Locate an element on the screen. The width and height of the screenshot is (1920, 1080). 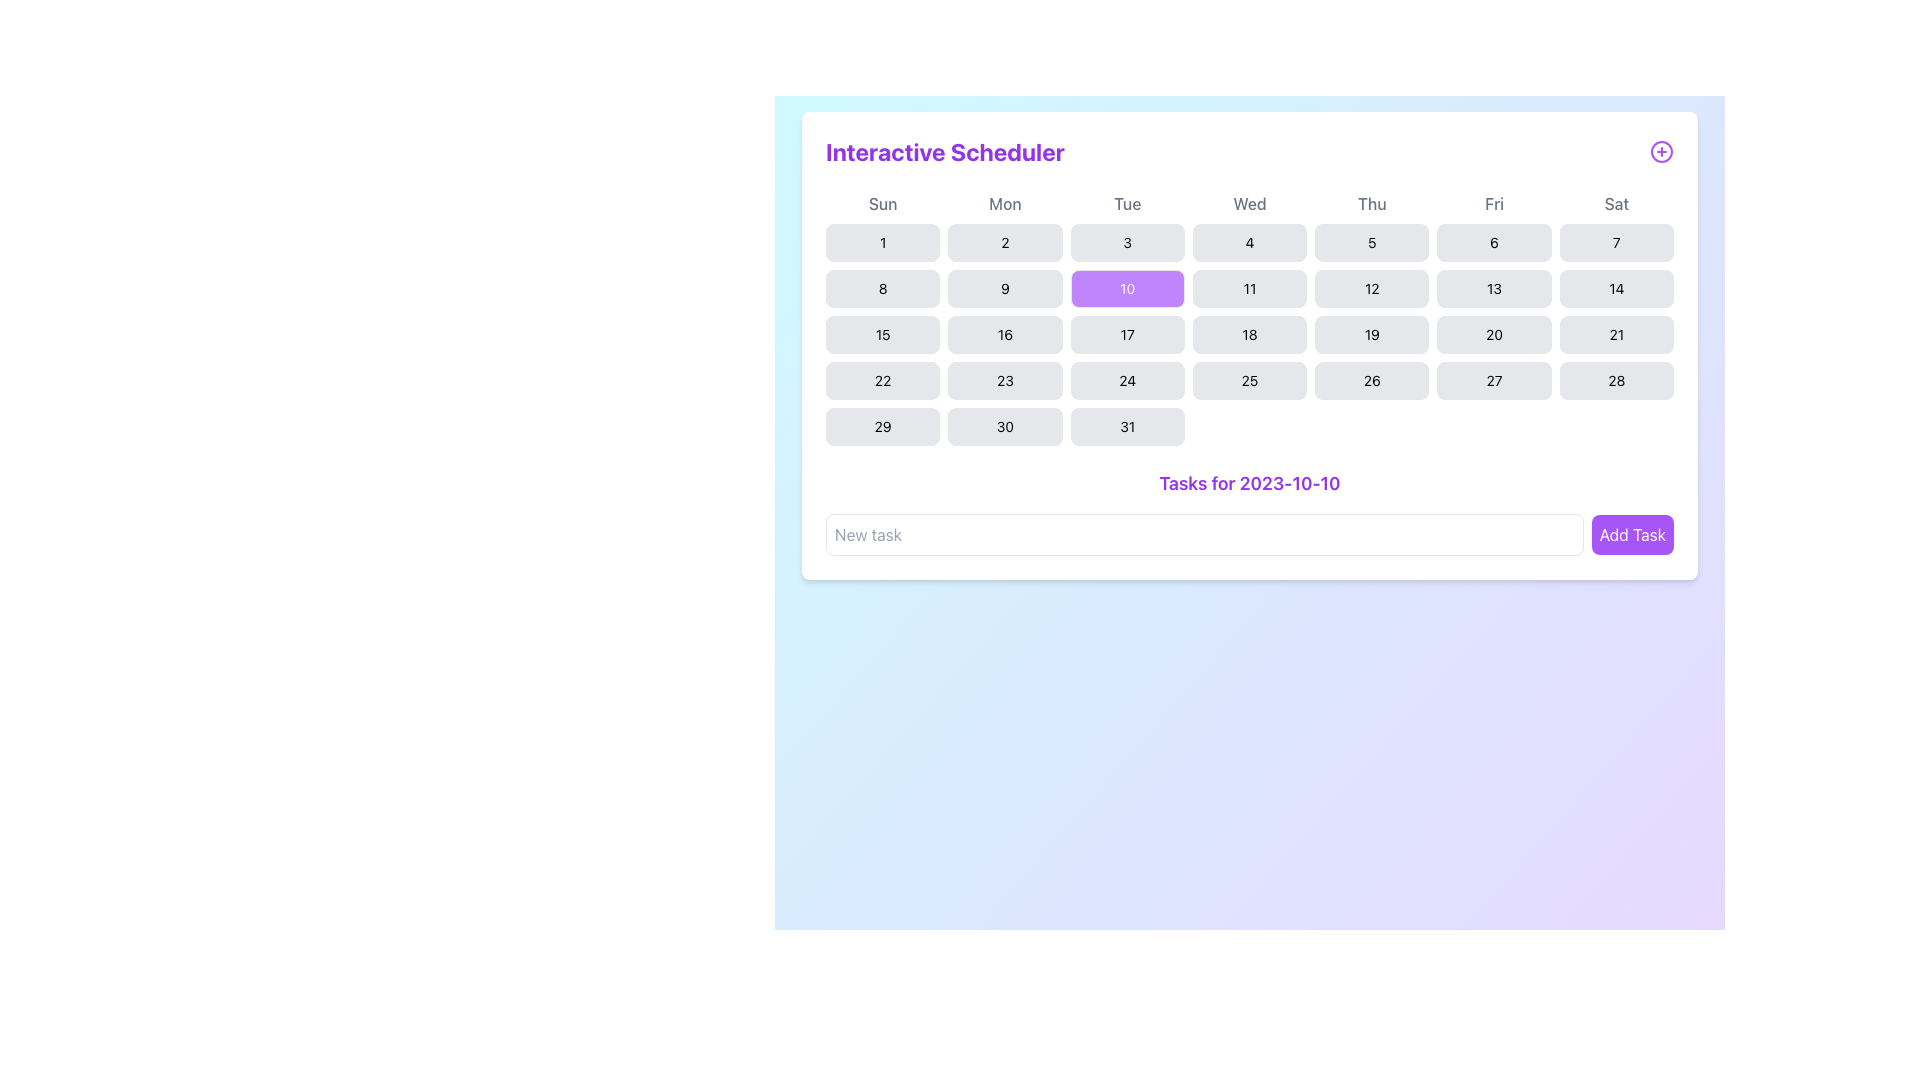
the button representing the date '24' in the calendar interface is located at coordinates (1127, 381).